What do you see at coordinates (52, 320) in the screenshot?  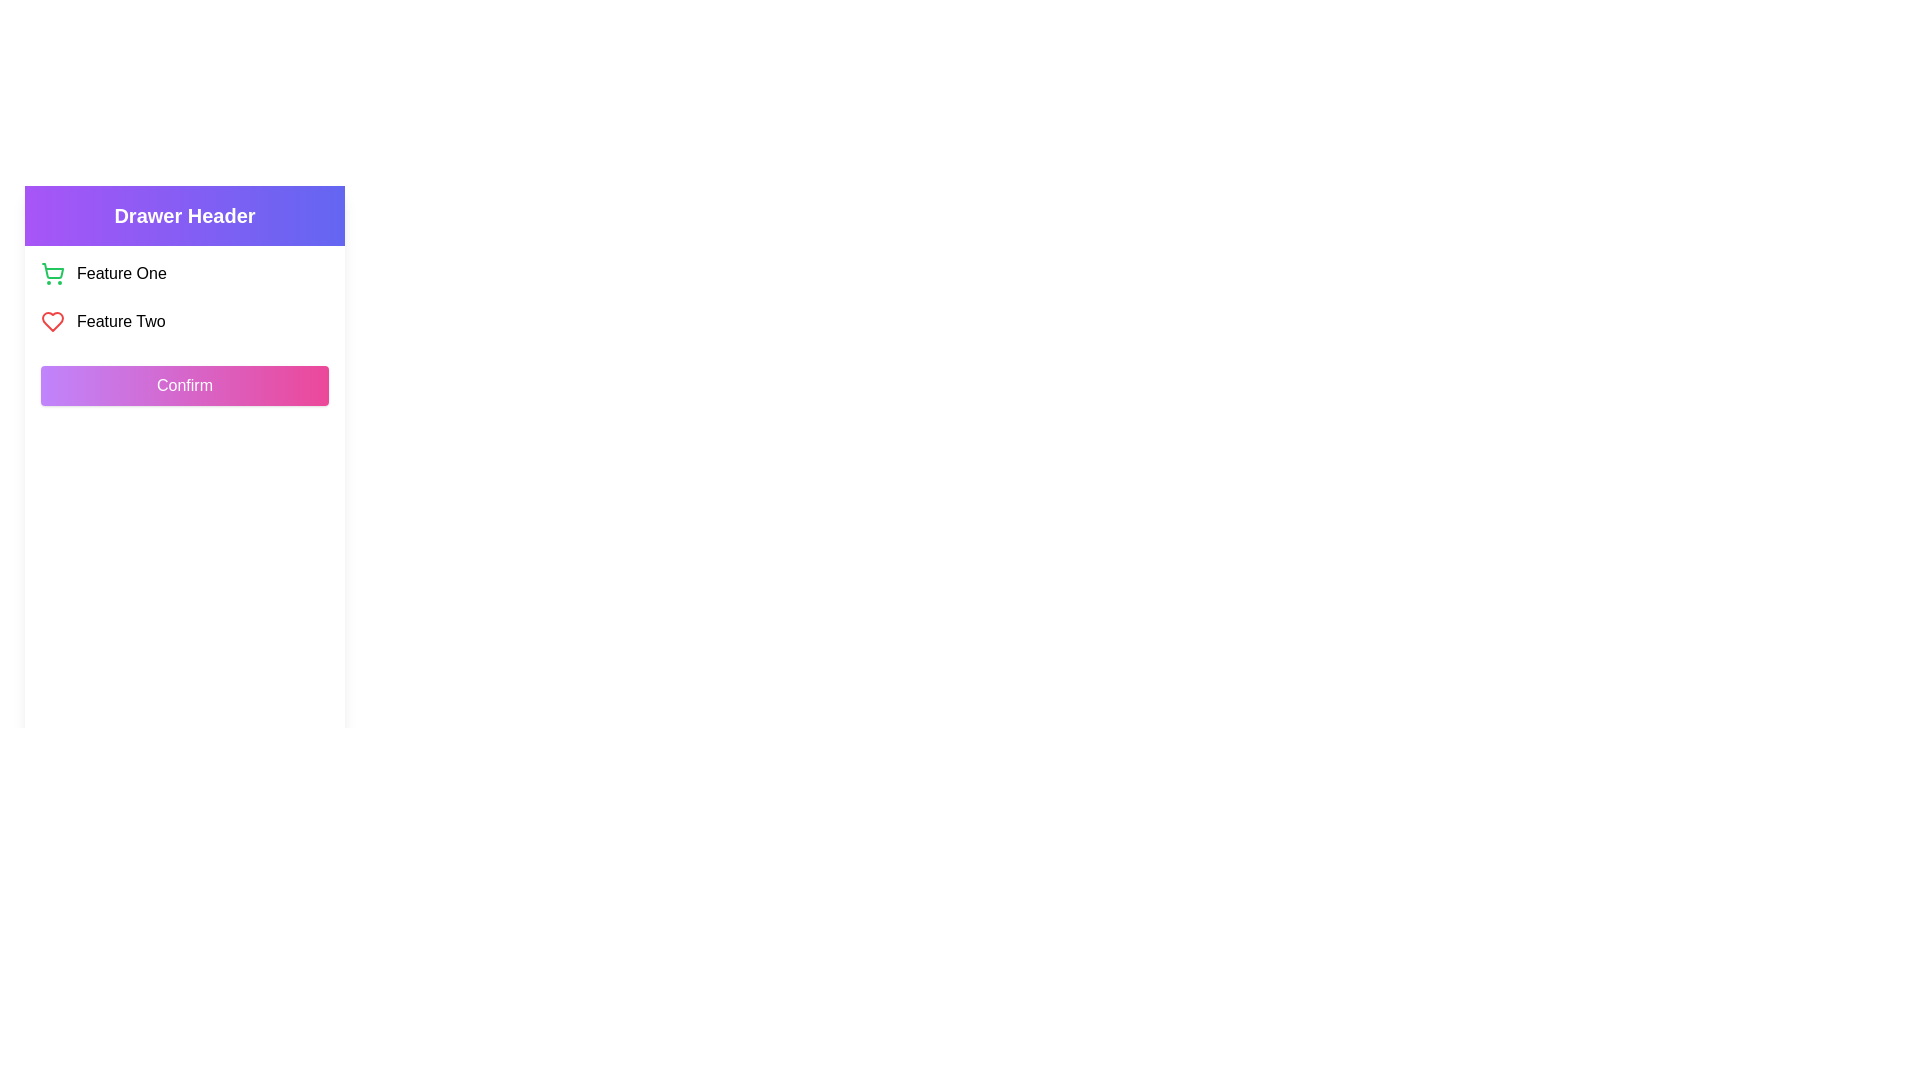 I see `the favorite icon located in the left-side navigation drawer beneath the 'Feature Two' label to mark an item as liked` at bounding box center [52, 320].